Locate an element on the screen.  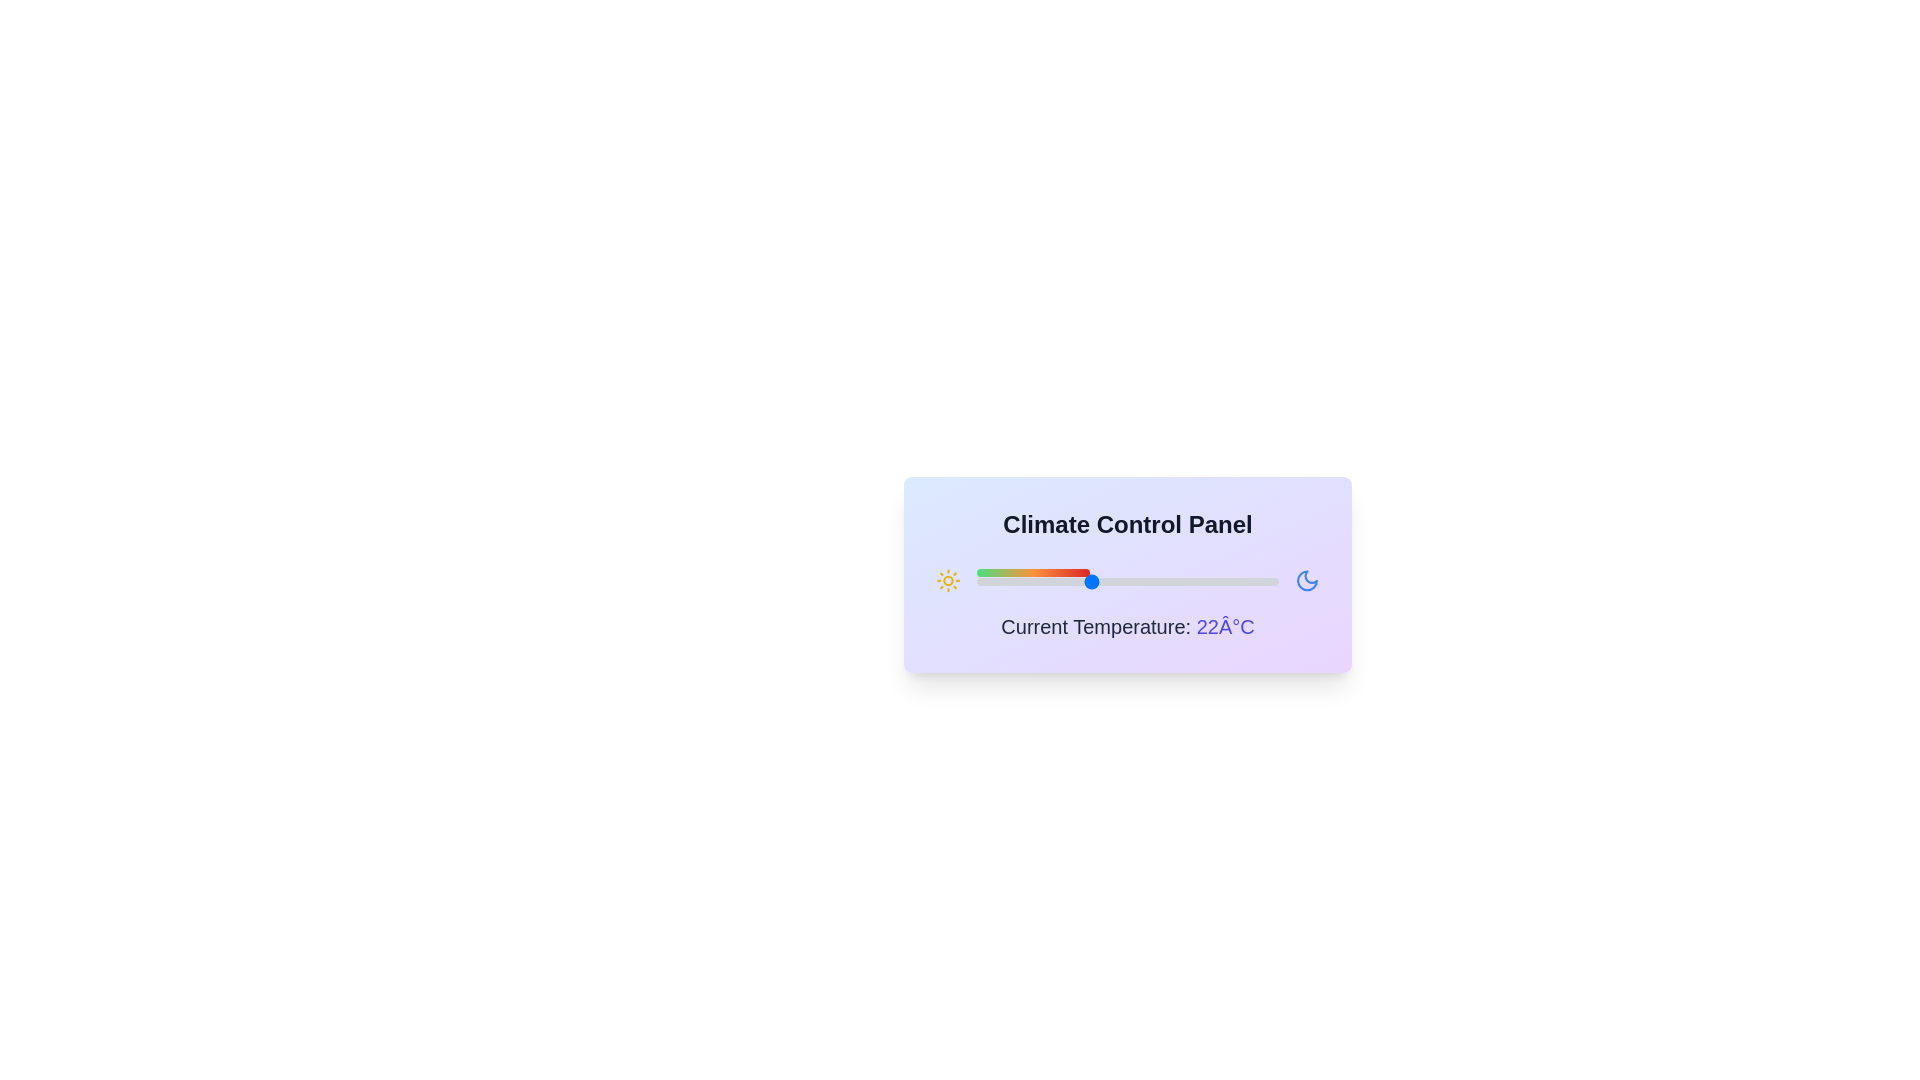
the temperature is located at coordinates (1146, 582).